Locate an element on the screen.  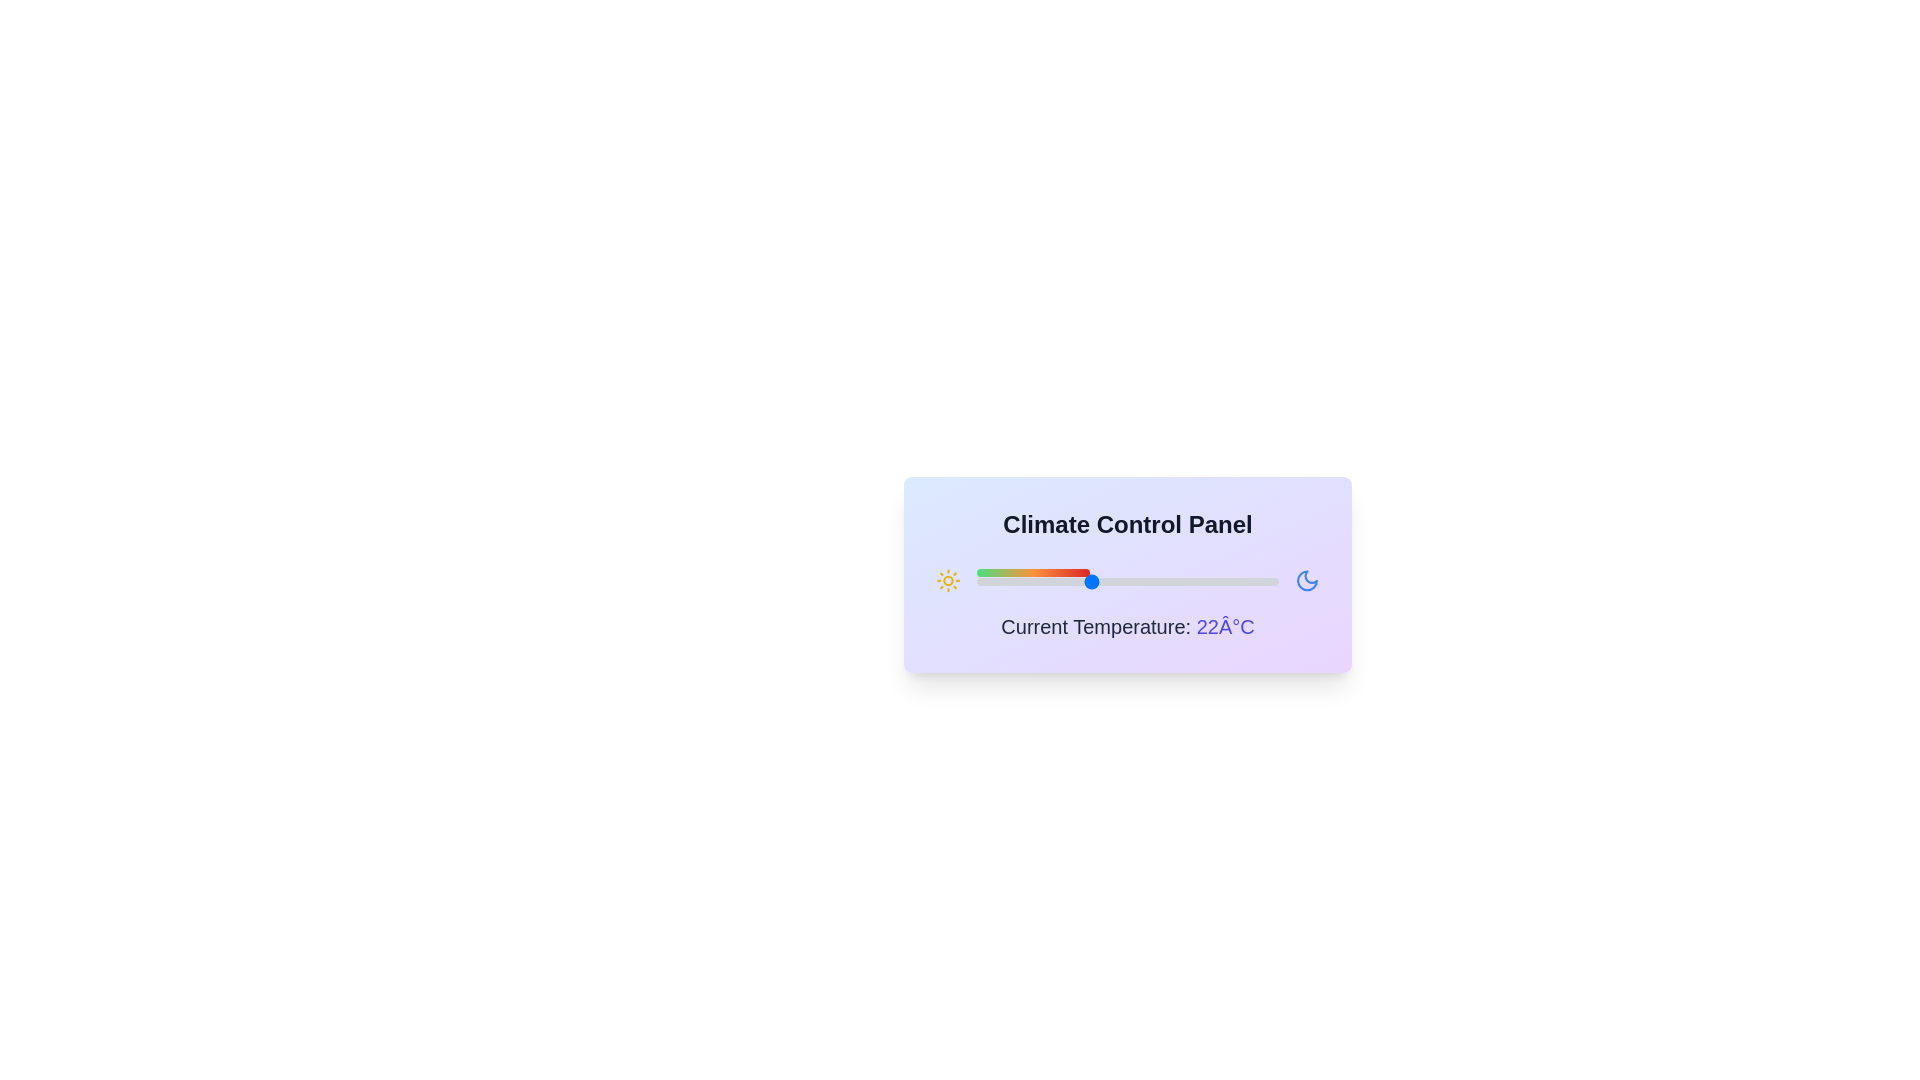
the temperature is located at coordinates (1146, 582).